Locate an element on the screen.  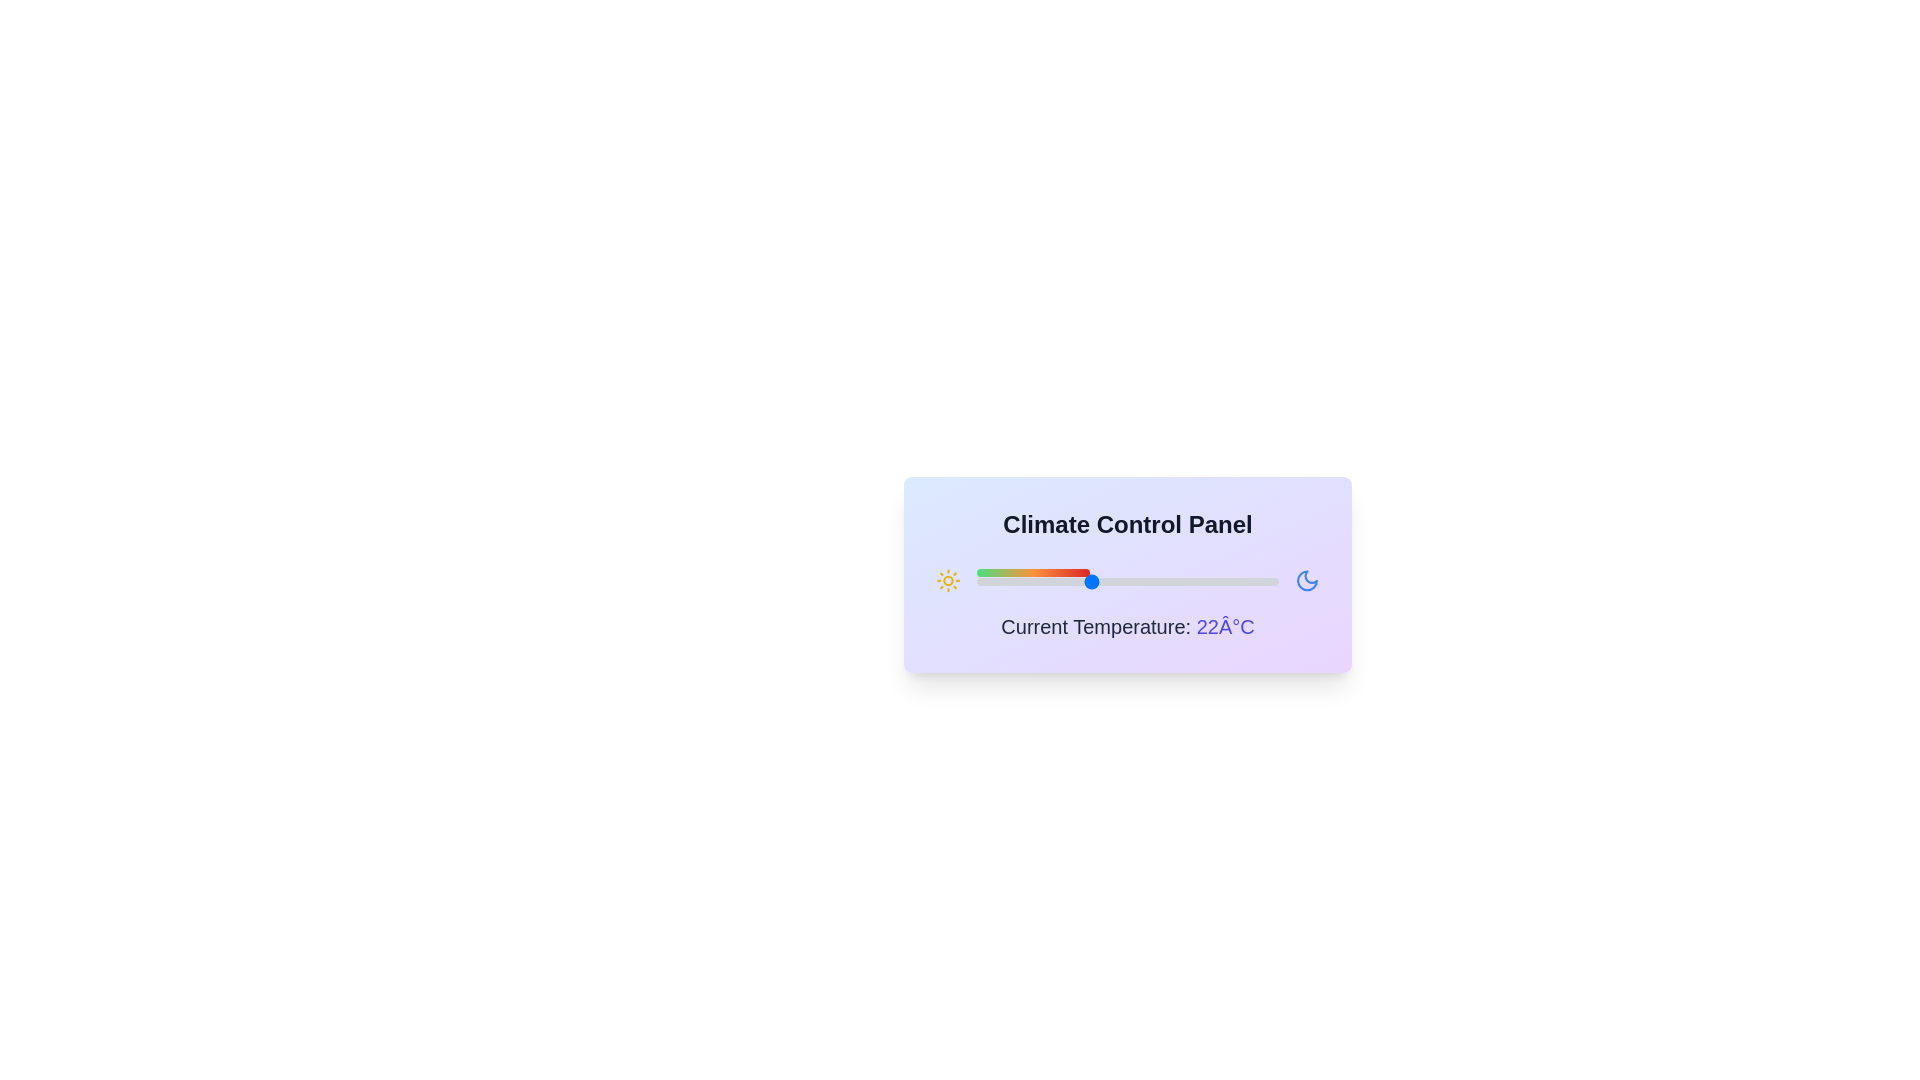
the temperature is located at coordinates (1146, 582).